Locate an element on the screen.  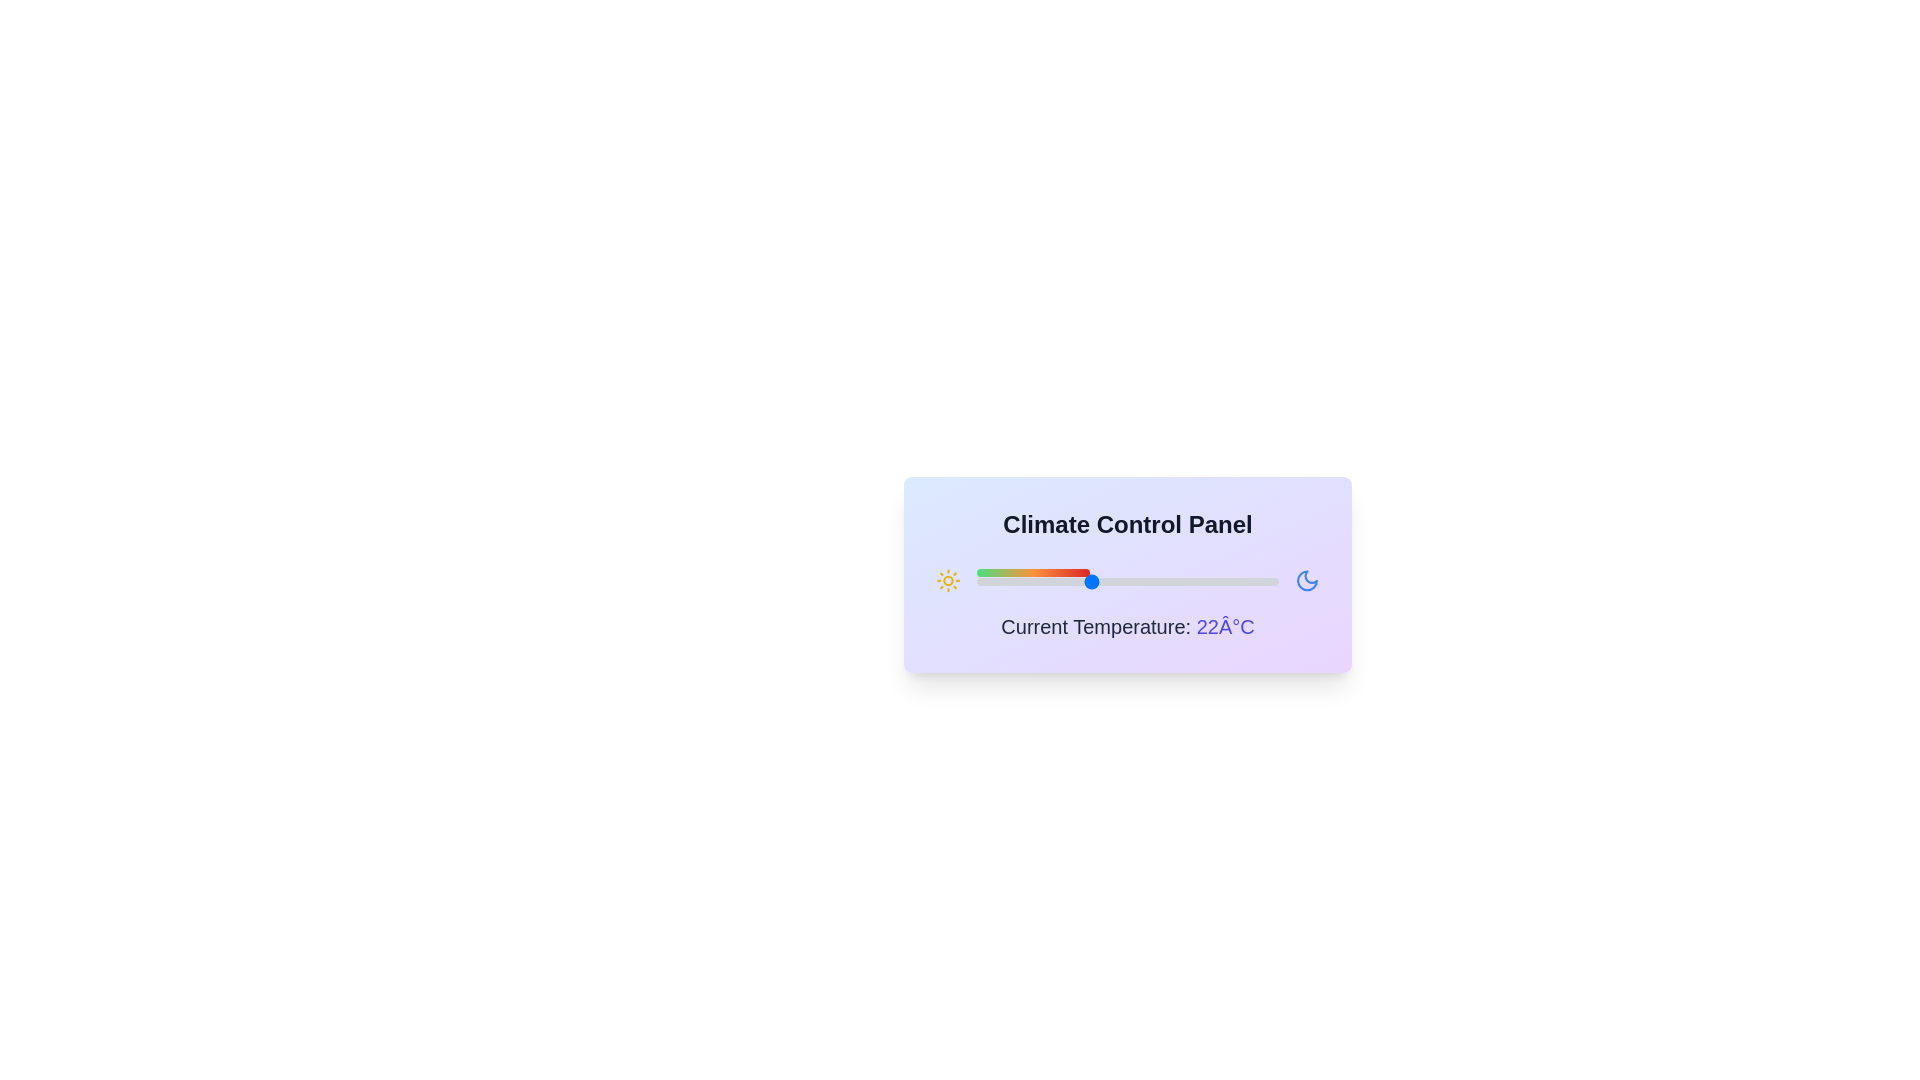
the temperature is located at coordinates (1146, 582).